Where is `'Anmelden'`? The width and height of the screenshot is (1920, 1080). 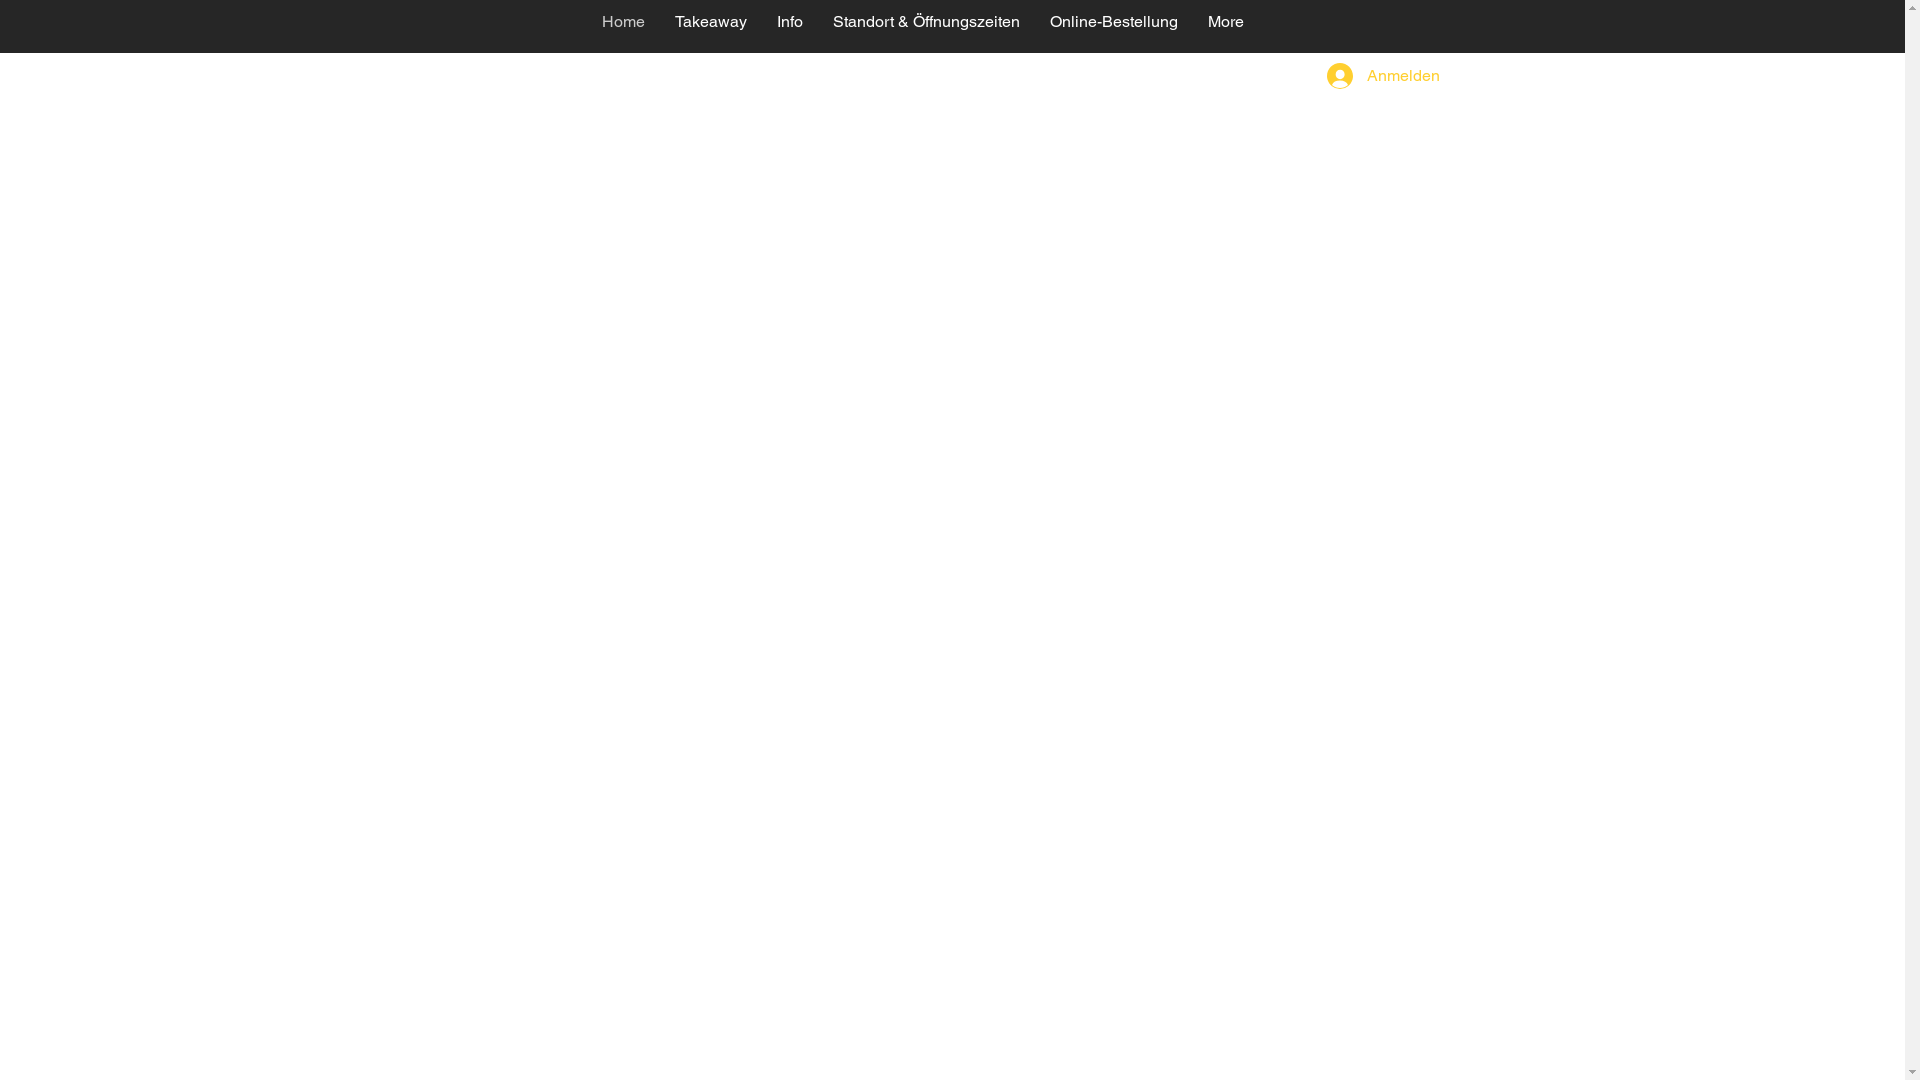 'Anmelden' is located at coordinates (1371, 75).